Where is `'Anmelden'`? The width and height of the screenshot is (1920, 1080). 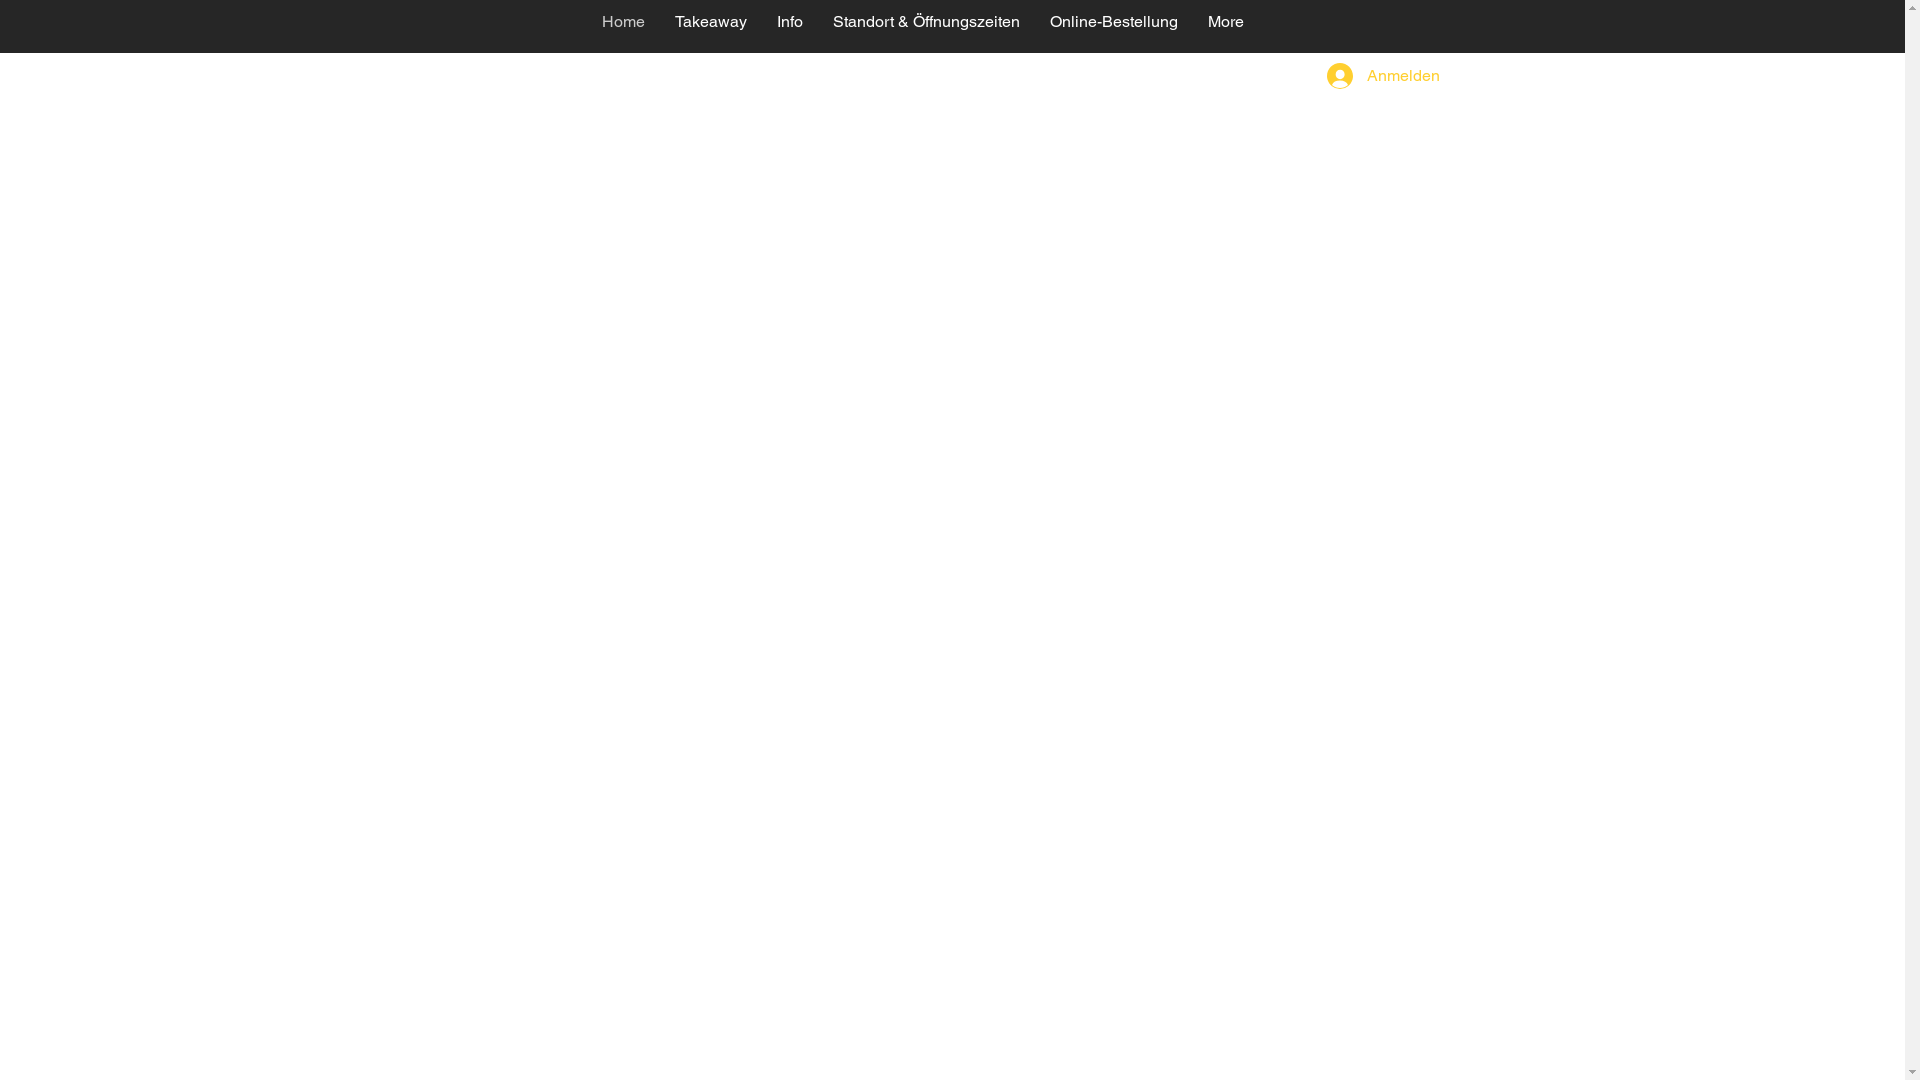 'Anmelden' is located at coordinates (1371, 75).